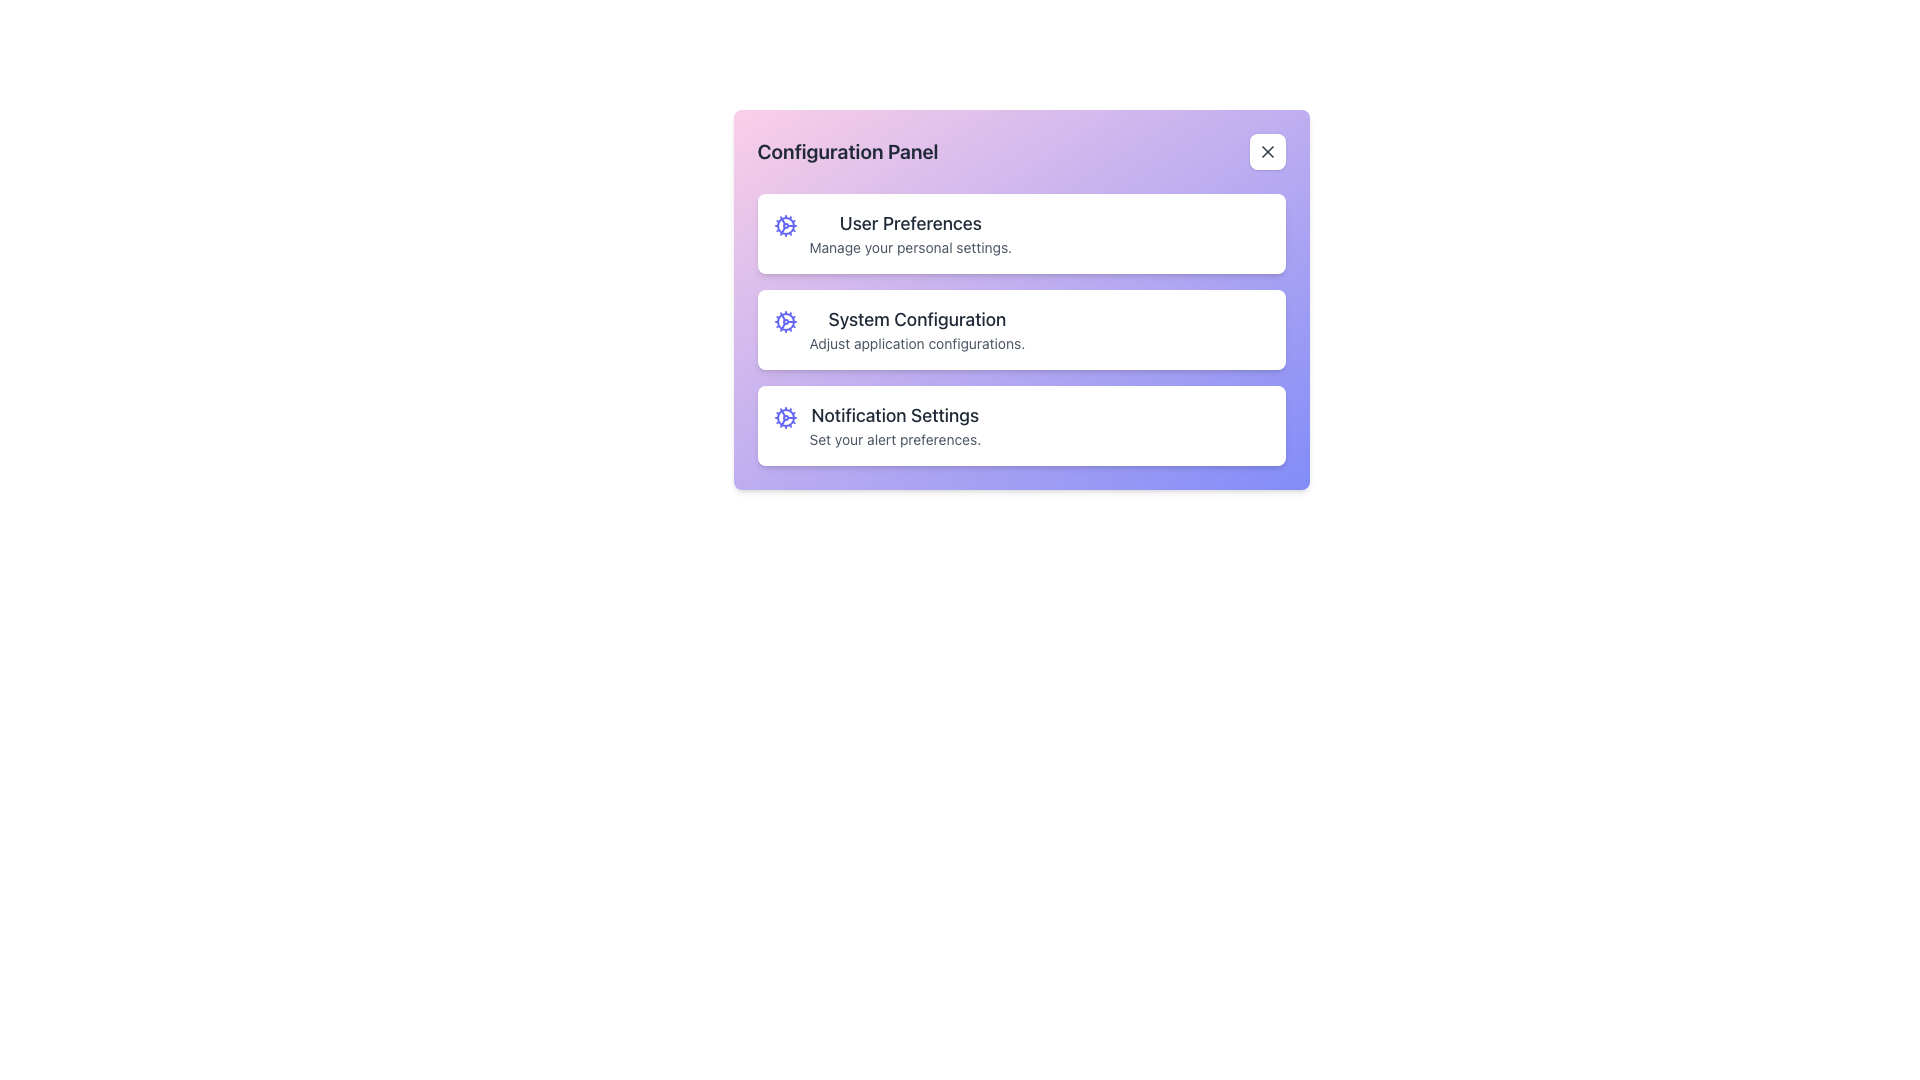  Describe the element at coordinates (916, 329) in the screenshot. I see `the interactive label positioned centrally` at that location.